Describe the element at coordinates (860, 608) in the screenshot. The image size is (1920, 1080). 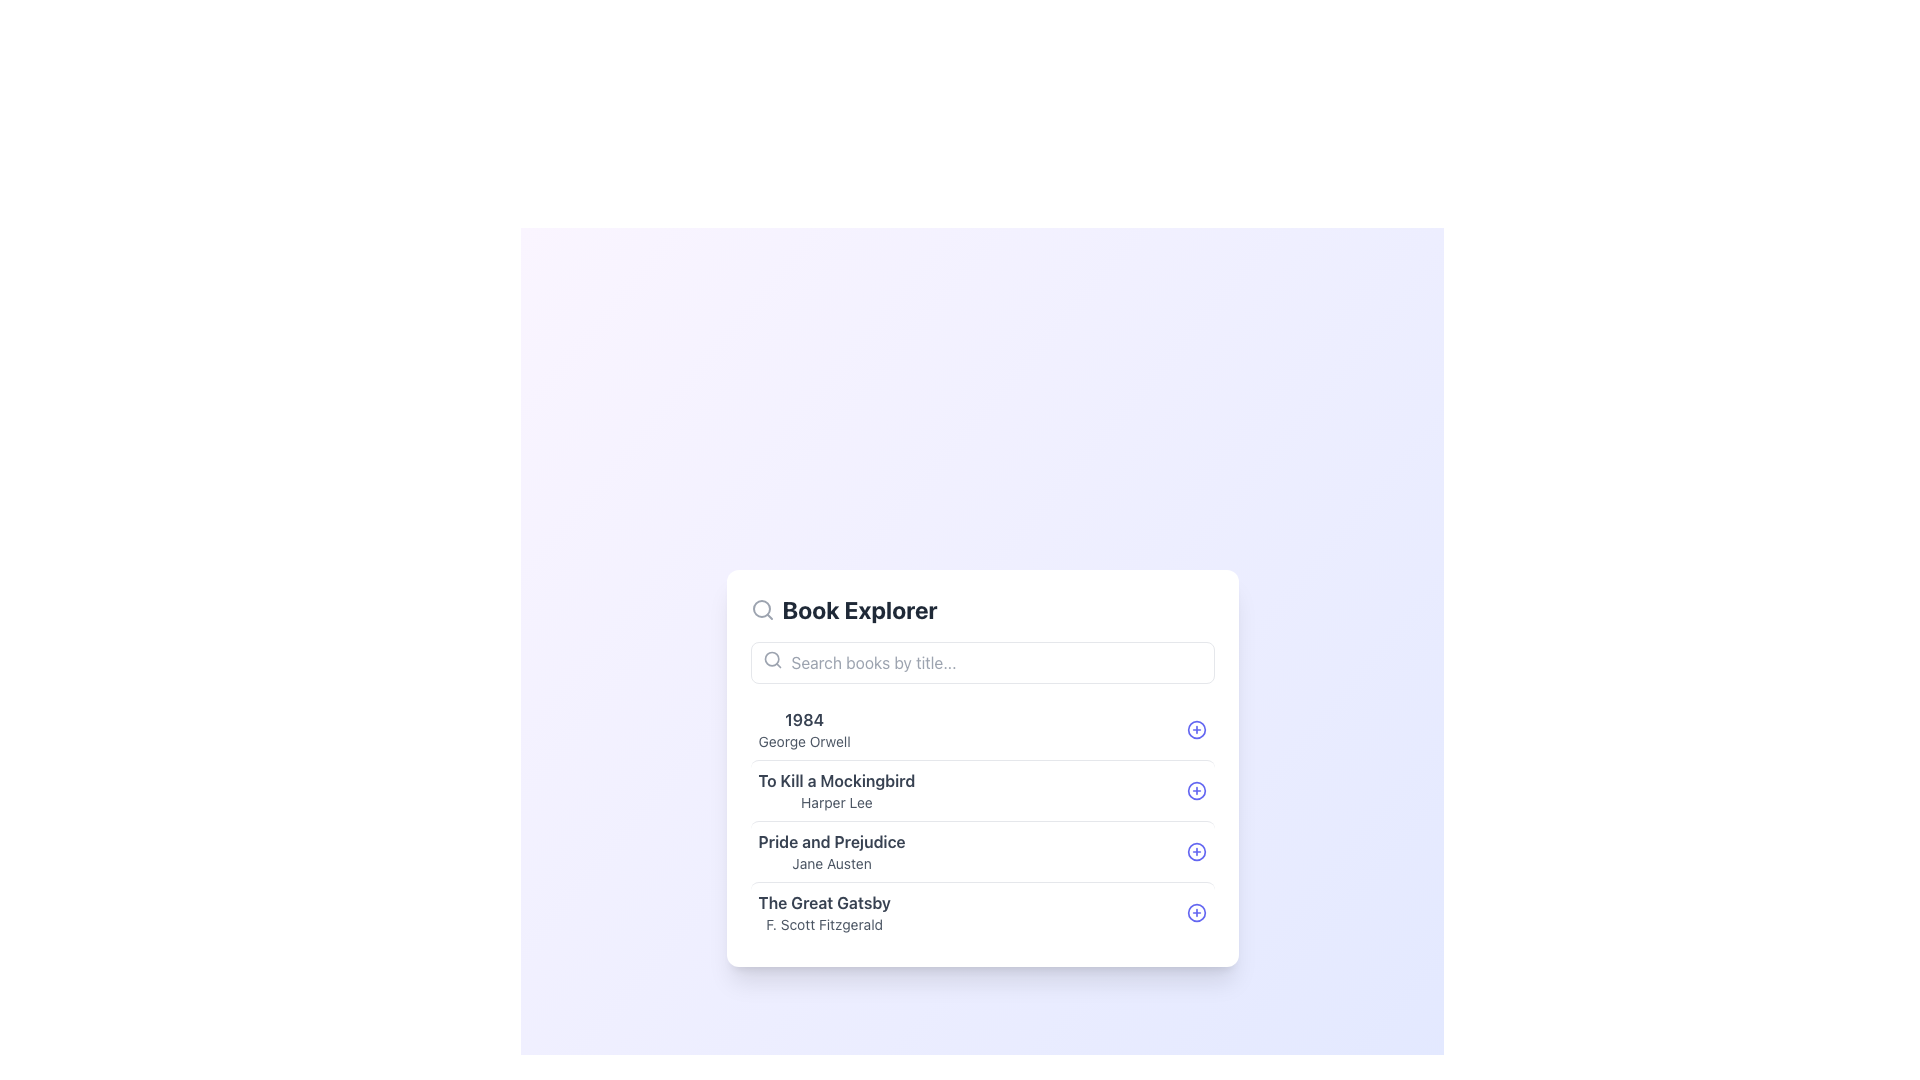
I see `the reading view by clicking on the 'Book Explorer' title element` at that location.